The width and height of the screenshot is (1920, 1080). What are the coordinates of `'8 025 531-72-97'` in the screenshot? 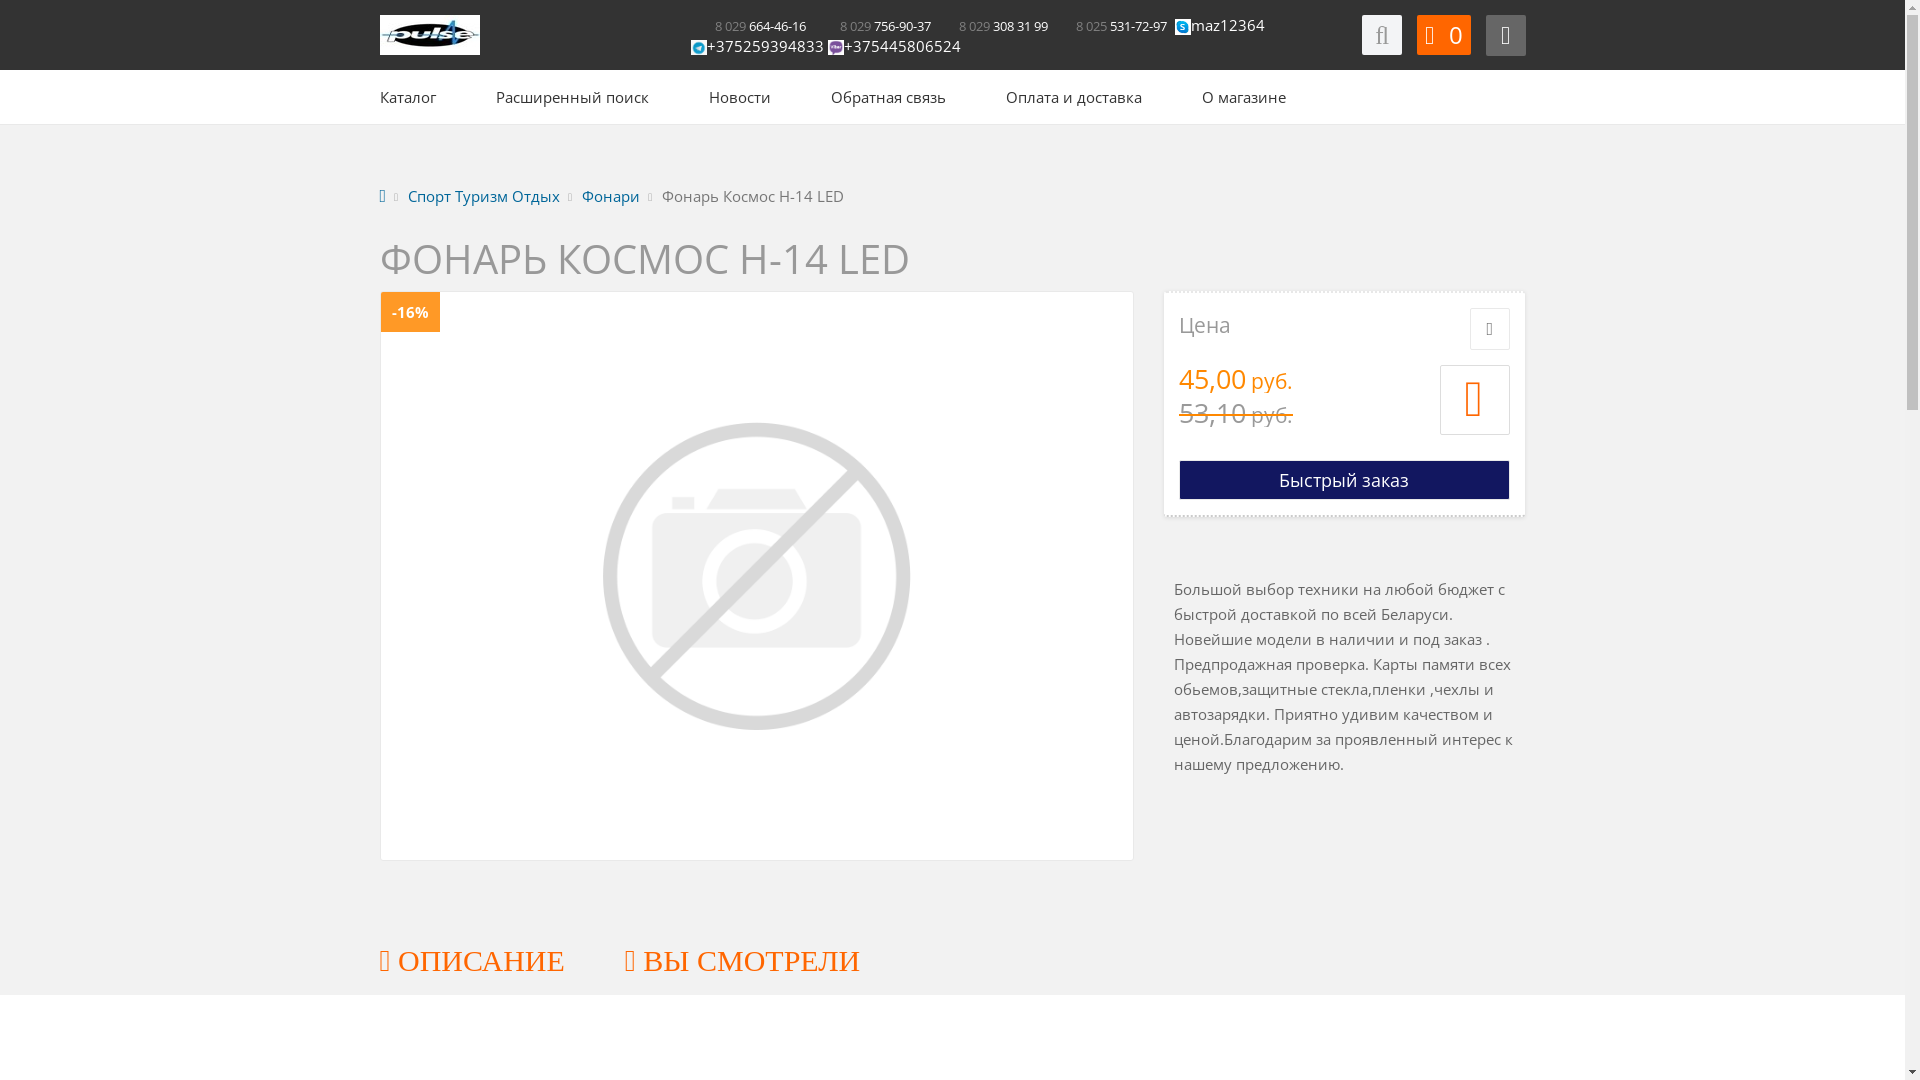 It's located at (1110, 24).